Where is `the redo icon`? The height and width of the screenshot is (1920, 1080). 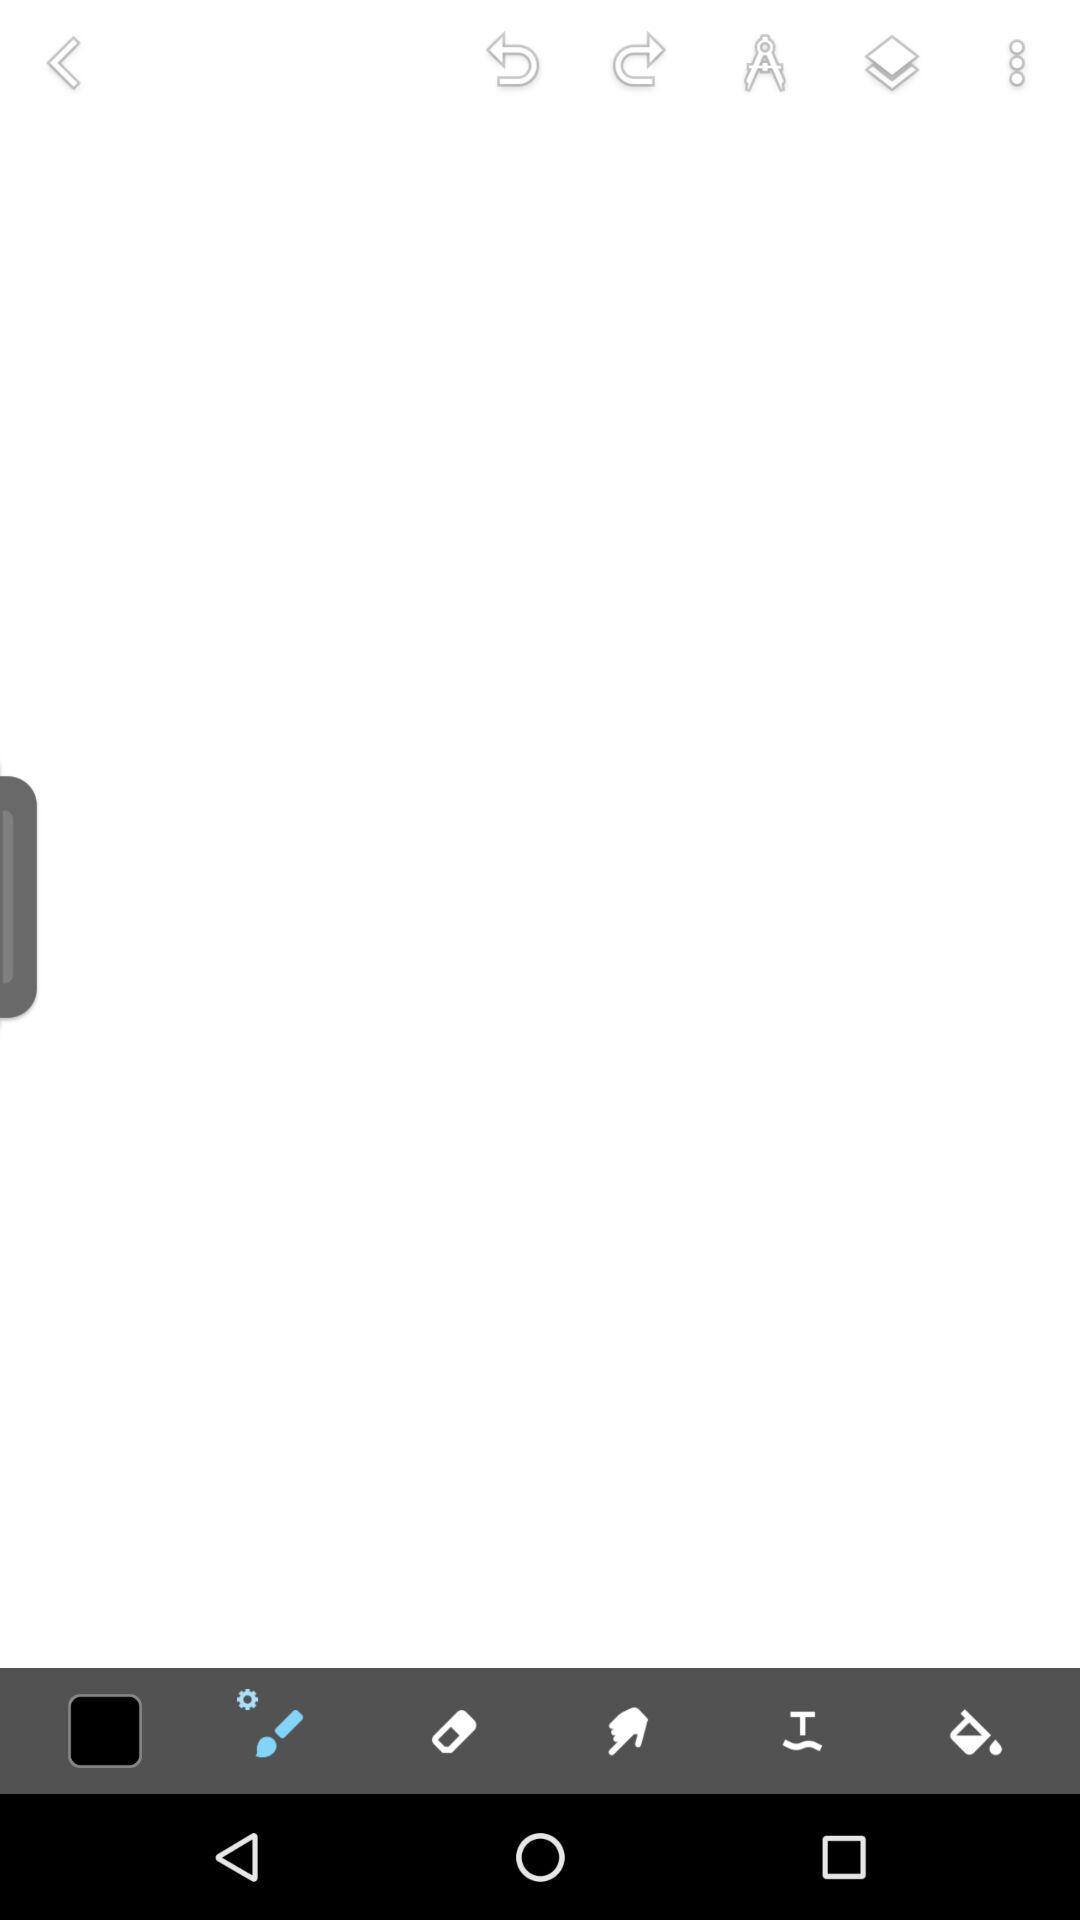 the redo icon is located at coordinates (639, 62).